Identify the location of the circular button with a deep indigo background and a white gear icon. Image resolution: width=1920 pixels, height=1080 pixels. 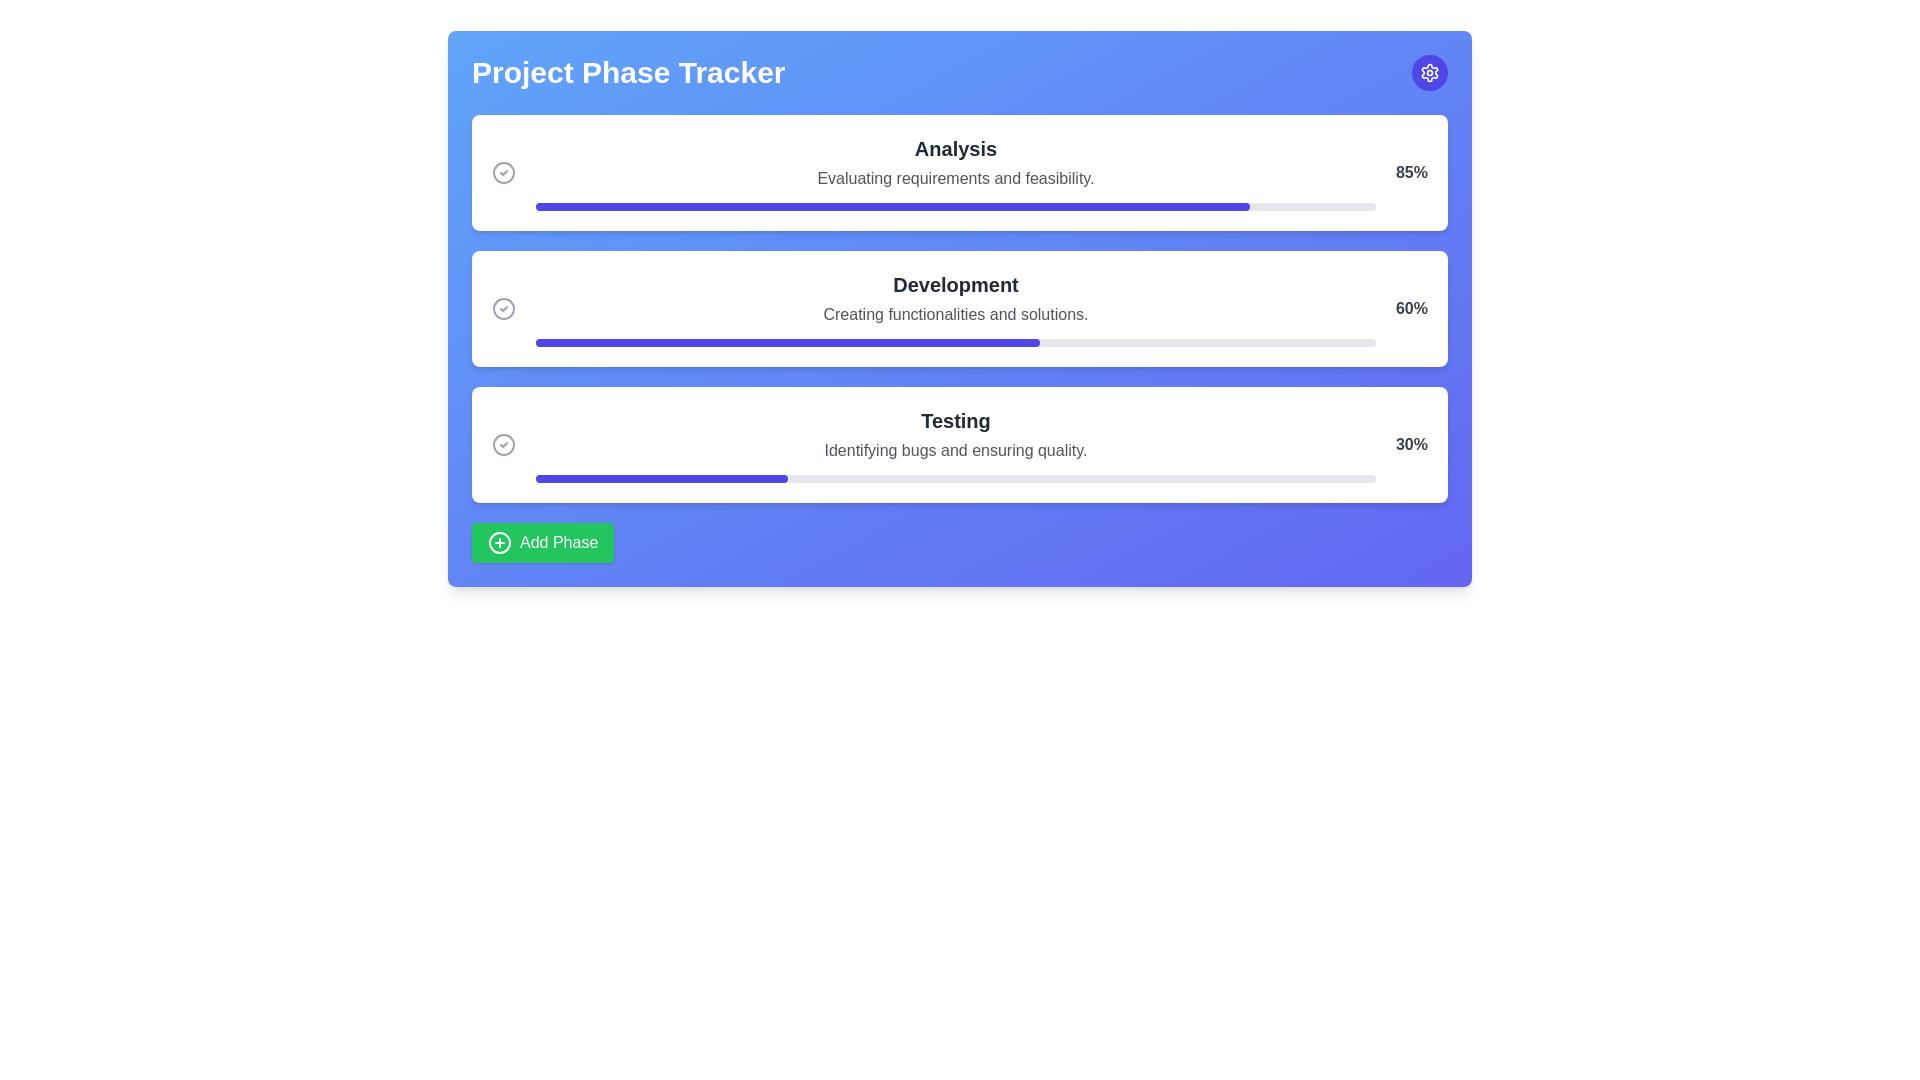
(1429, 72).